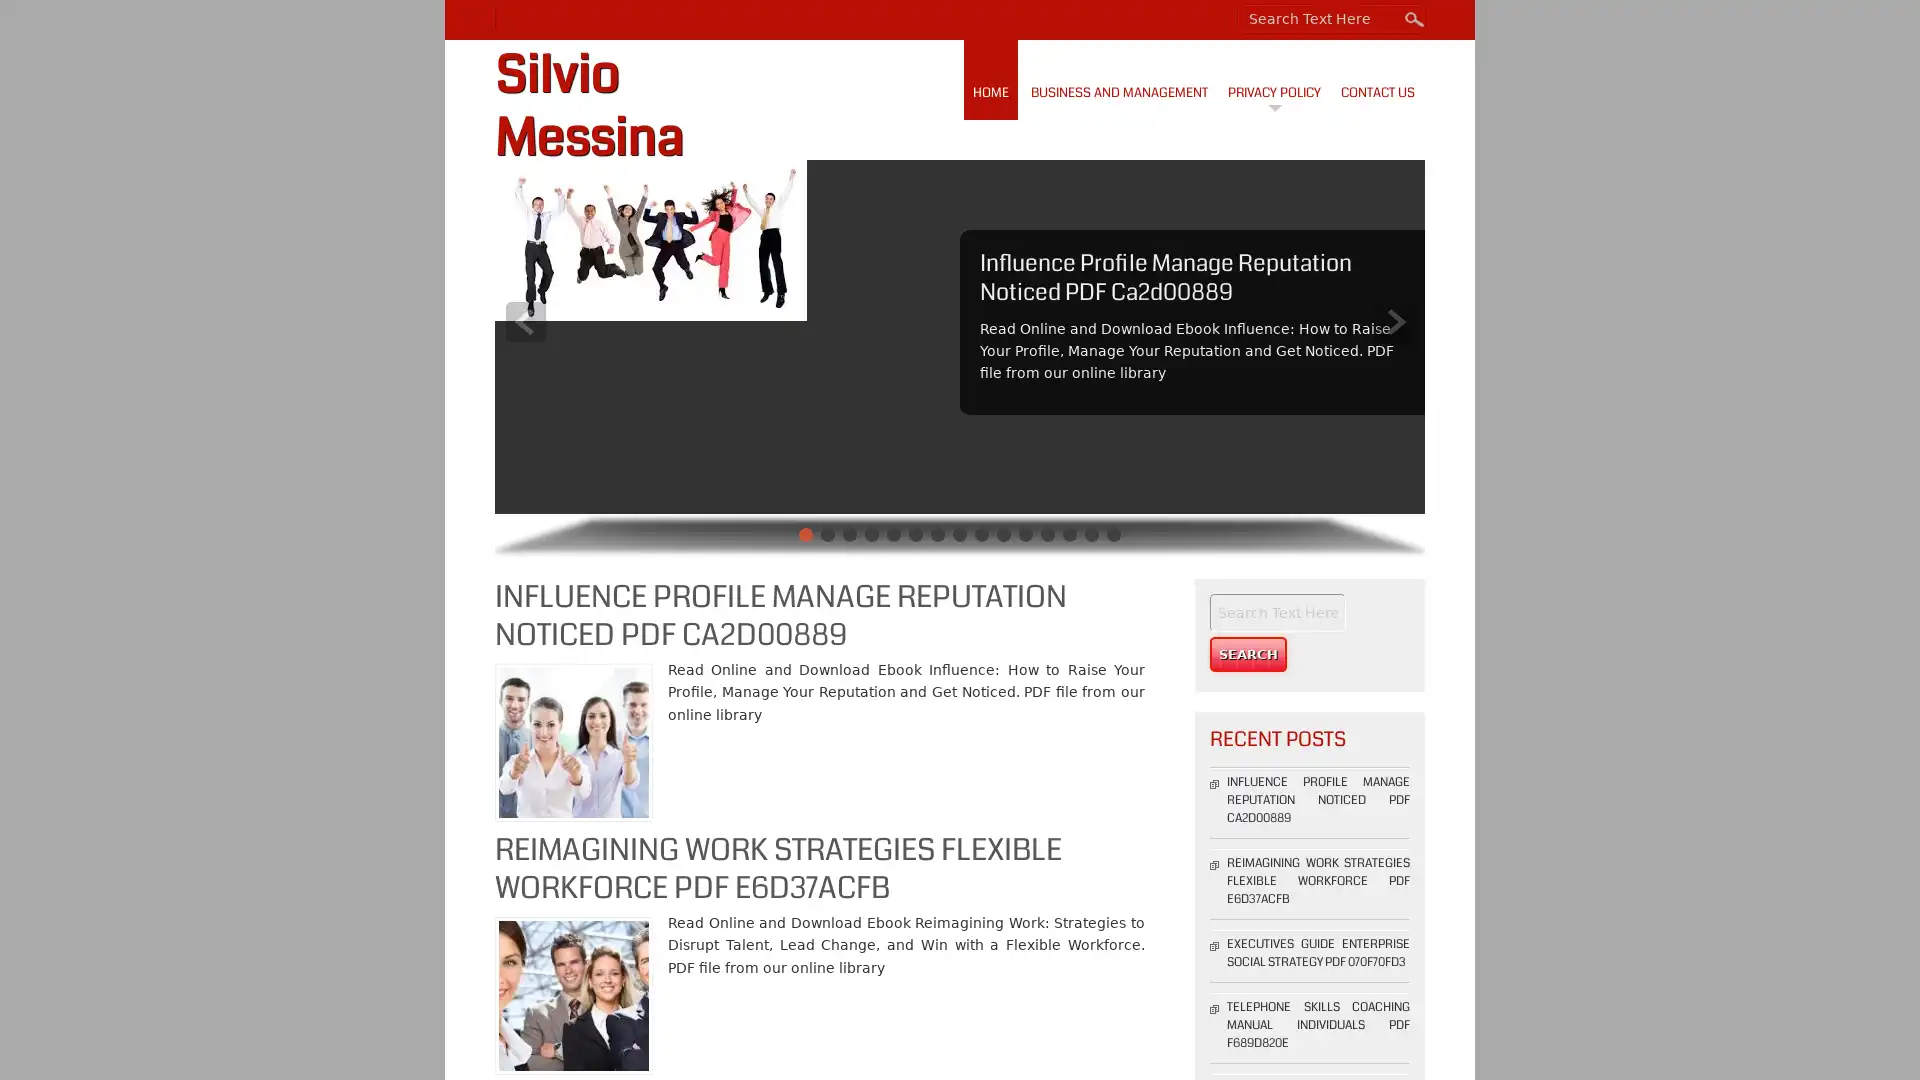 This screenshot has height=1080, width=1920. What do you see at coordinates (1247, 654) in the screenshot?
I see `Search` at bounding box center [1247, 654].